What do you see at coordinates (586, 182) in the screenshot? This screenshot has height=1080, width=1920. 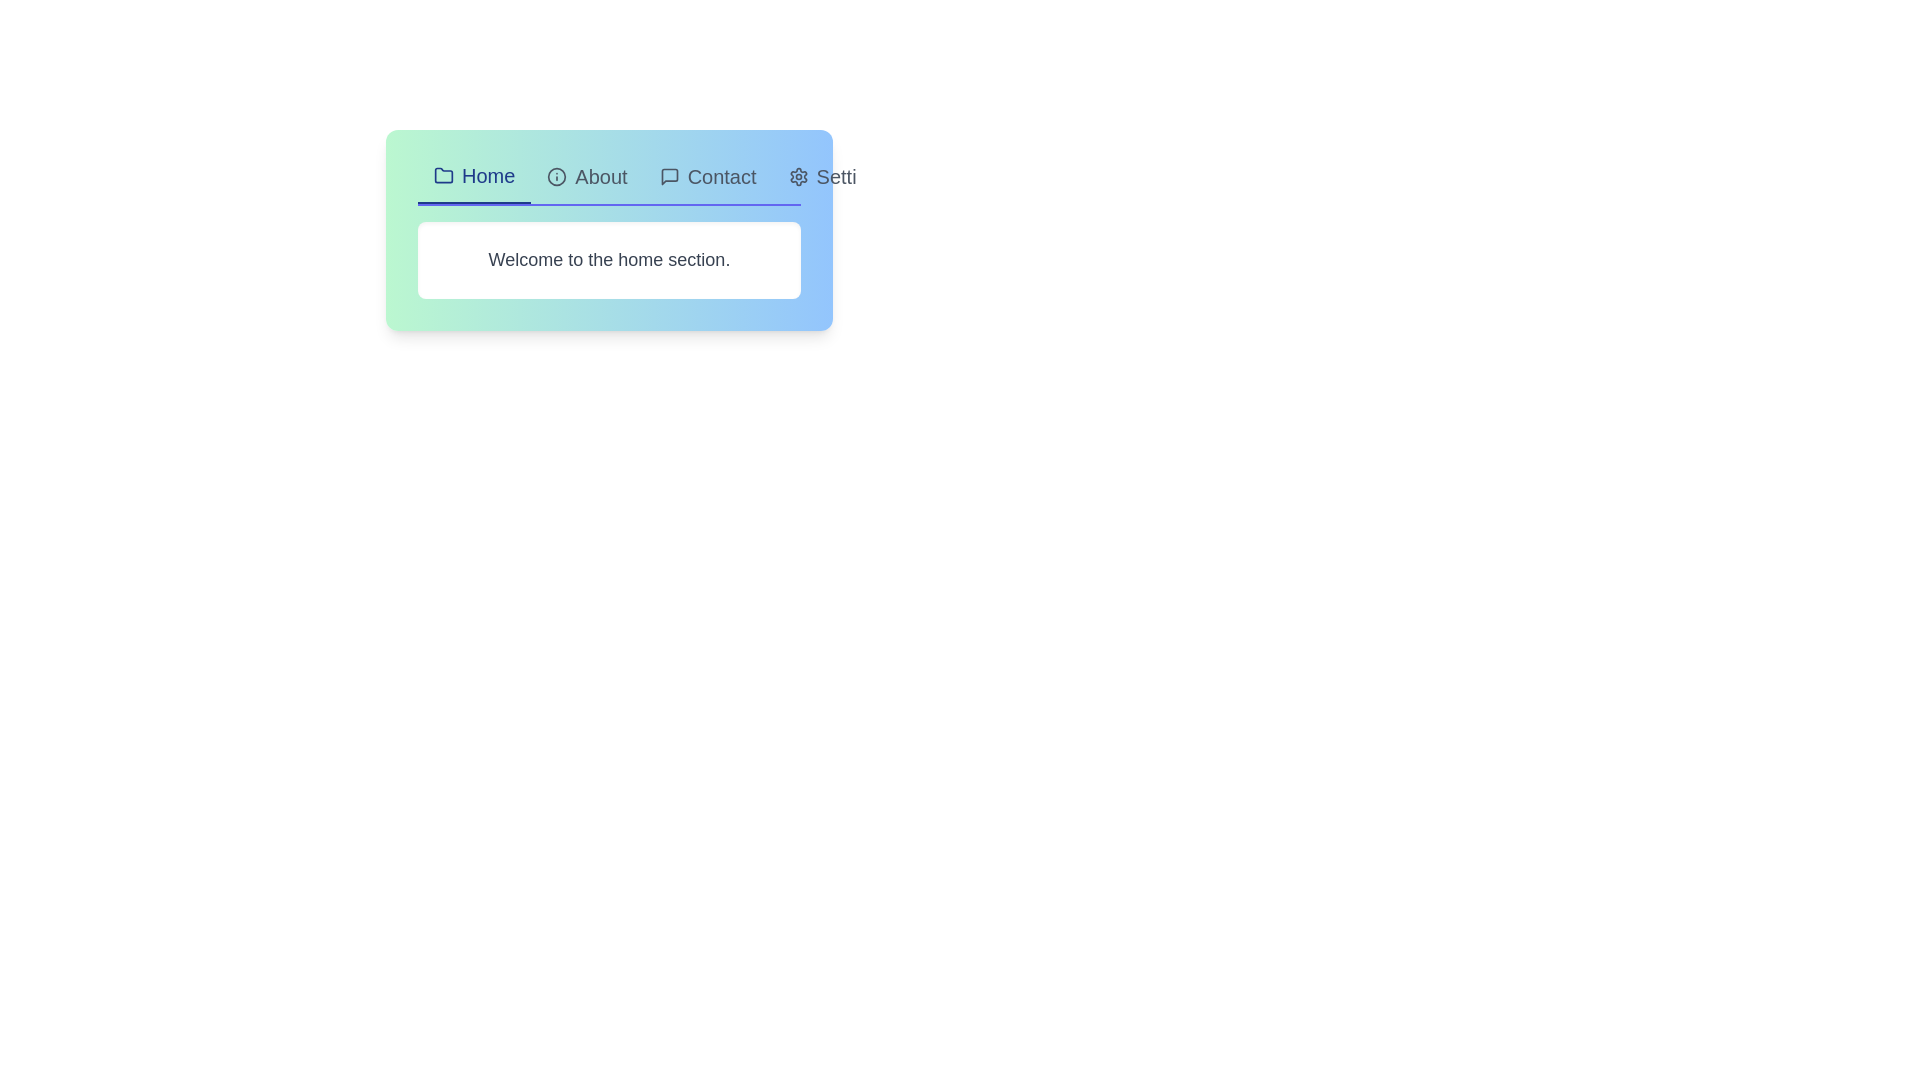 I see `the tab labeled About` at bounding box center [586, 182].